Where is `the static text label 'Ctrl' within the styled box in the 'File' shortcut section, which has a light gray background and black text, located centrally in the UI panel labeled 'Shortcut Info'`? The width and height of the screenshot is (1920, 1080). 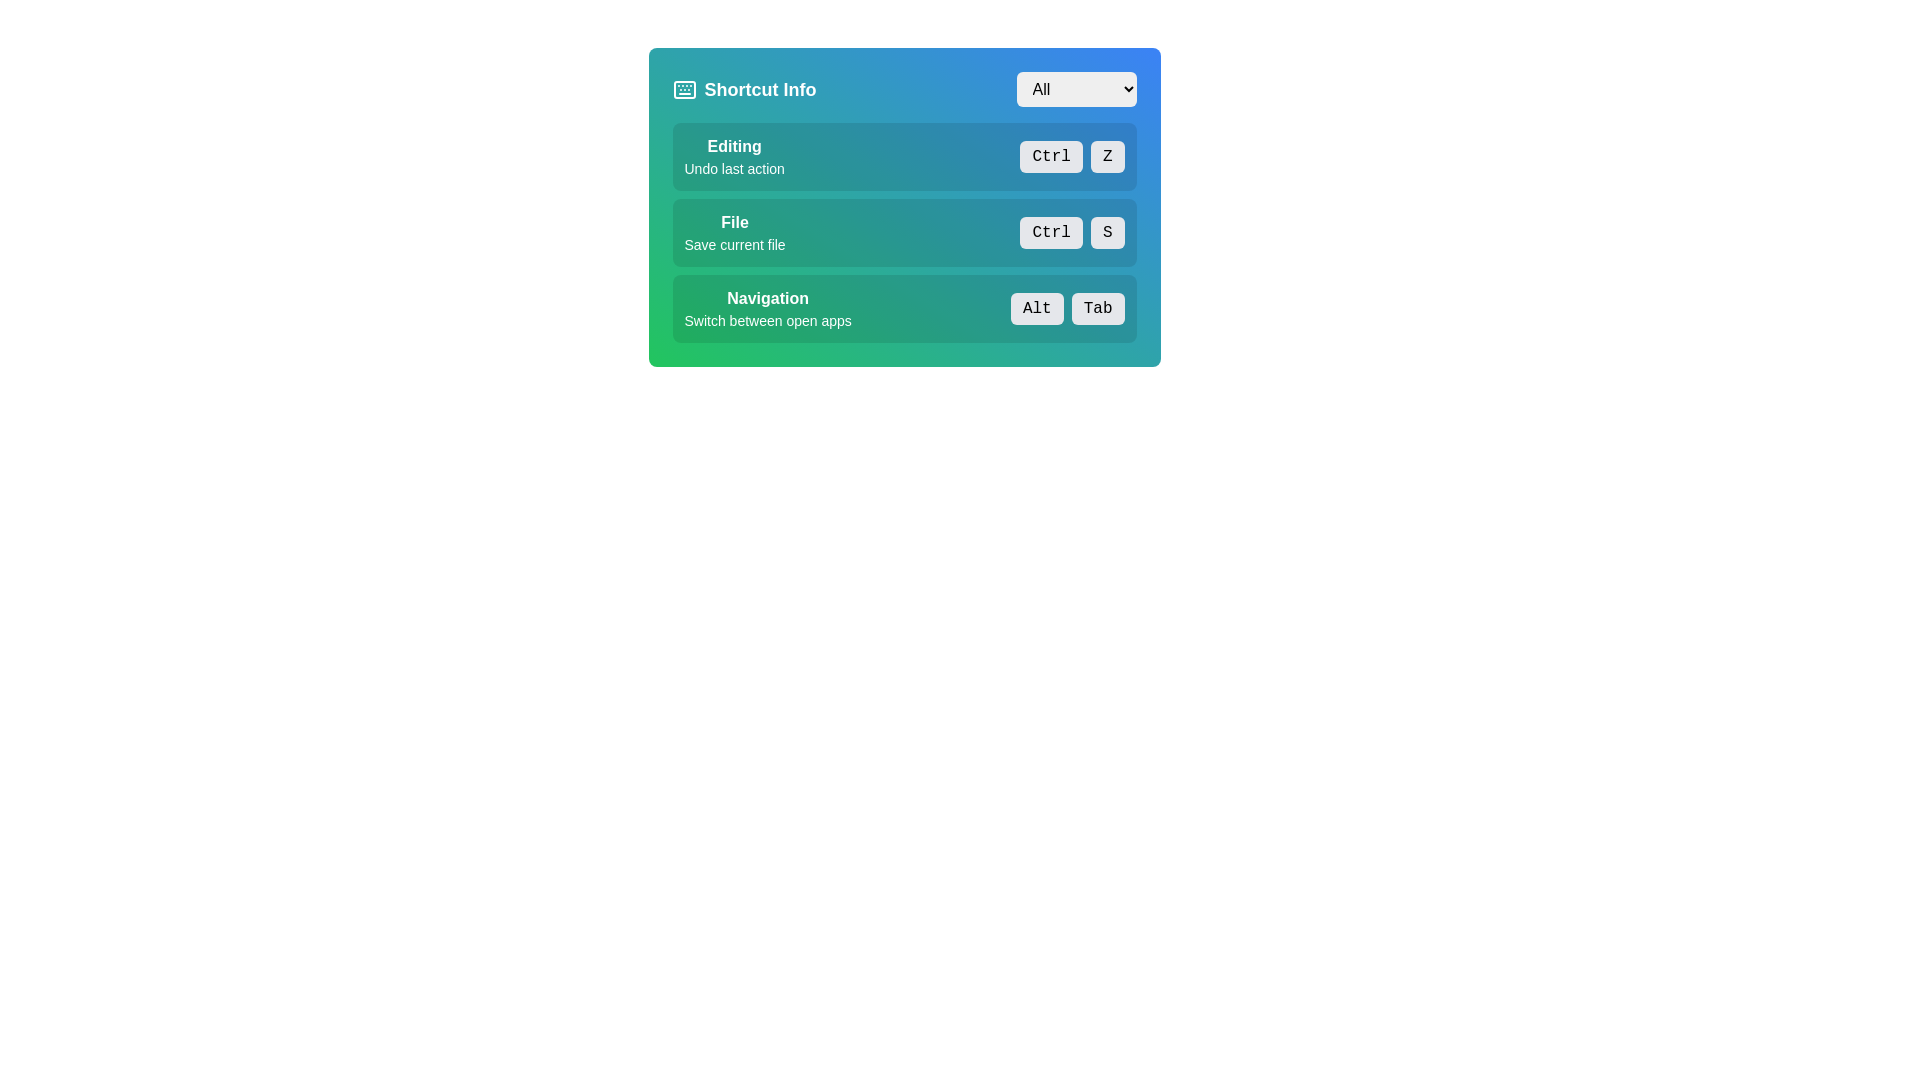 the static text label 'Ctrl' within the styled box in the 'File' shortcut section, which has a light gray background and black text, located centrally in the UI panel labeled 'Shortcut Info' is located at coordinates (1050, 231).